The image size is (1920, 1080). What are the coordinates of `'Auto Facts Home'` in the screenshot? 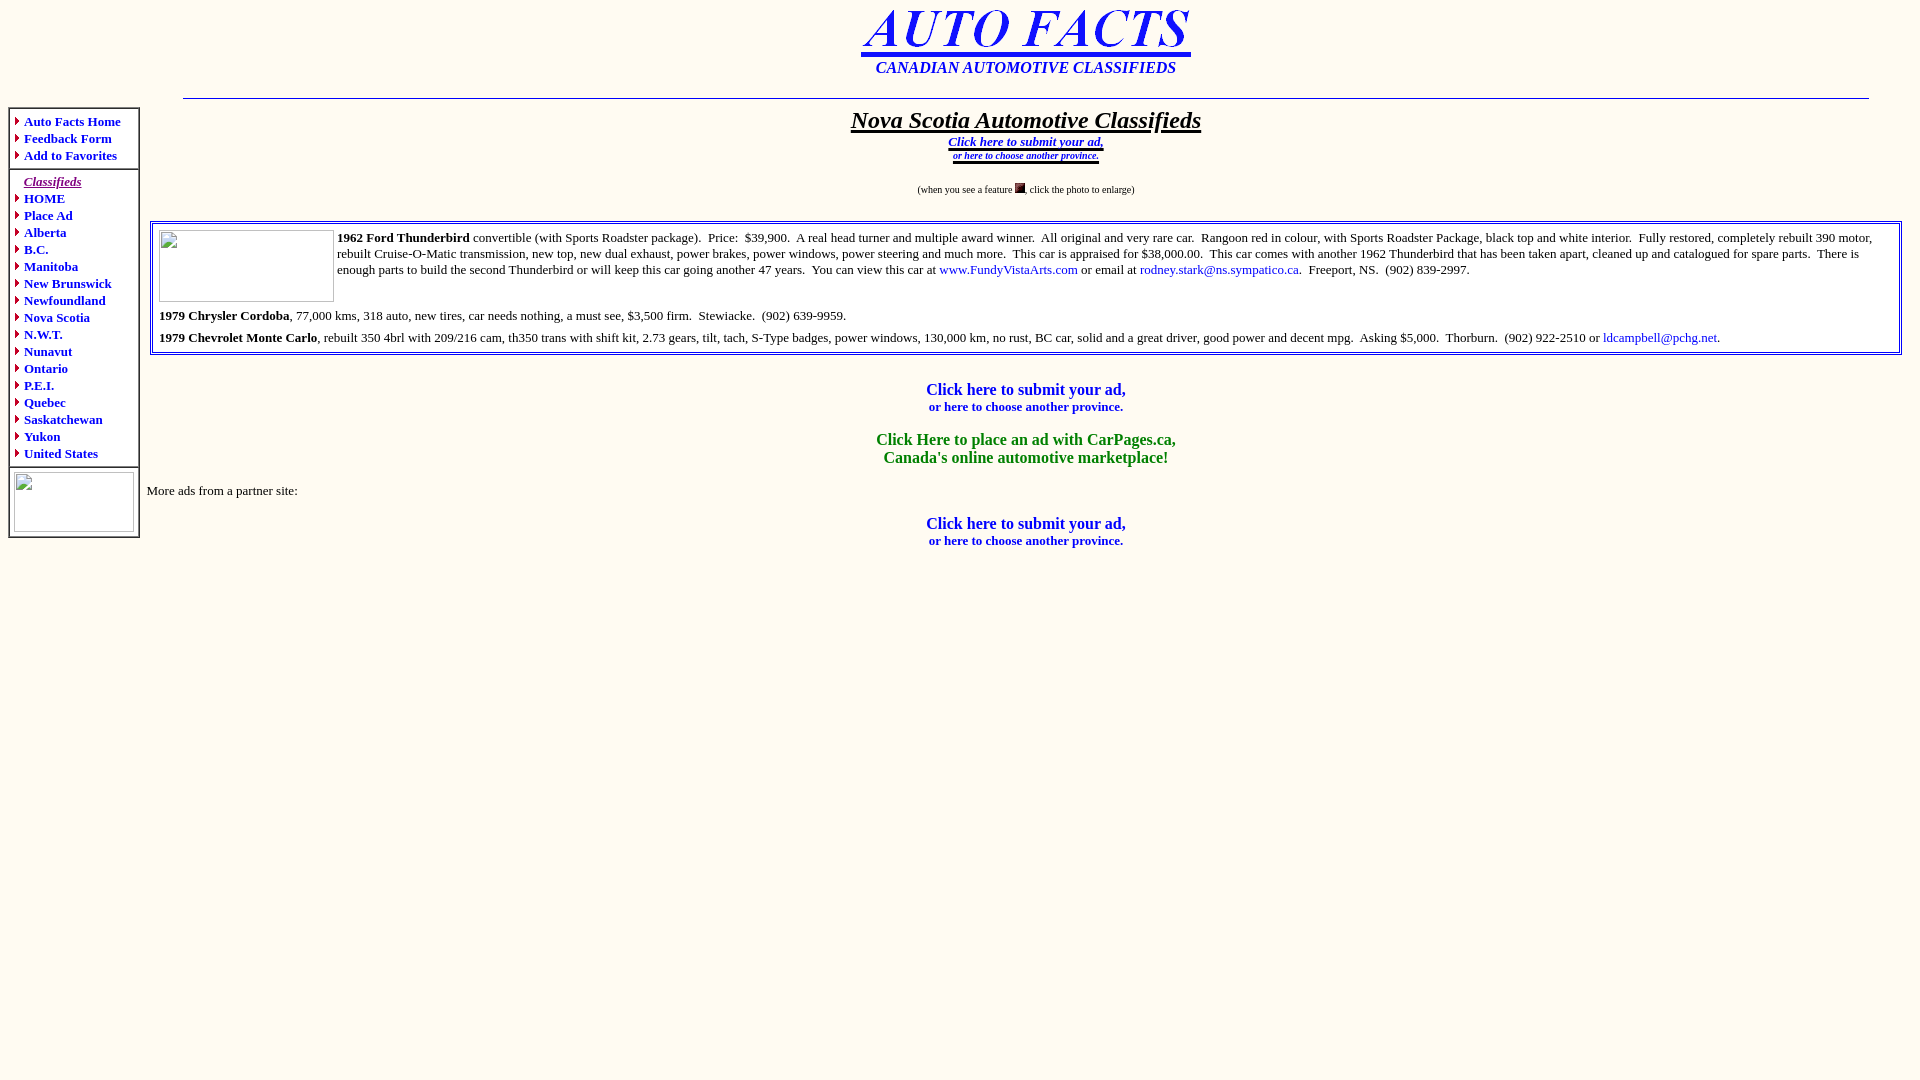 It's located at (67, 121).